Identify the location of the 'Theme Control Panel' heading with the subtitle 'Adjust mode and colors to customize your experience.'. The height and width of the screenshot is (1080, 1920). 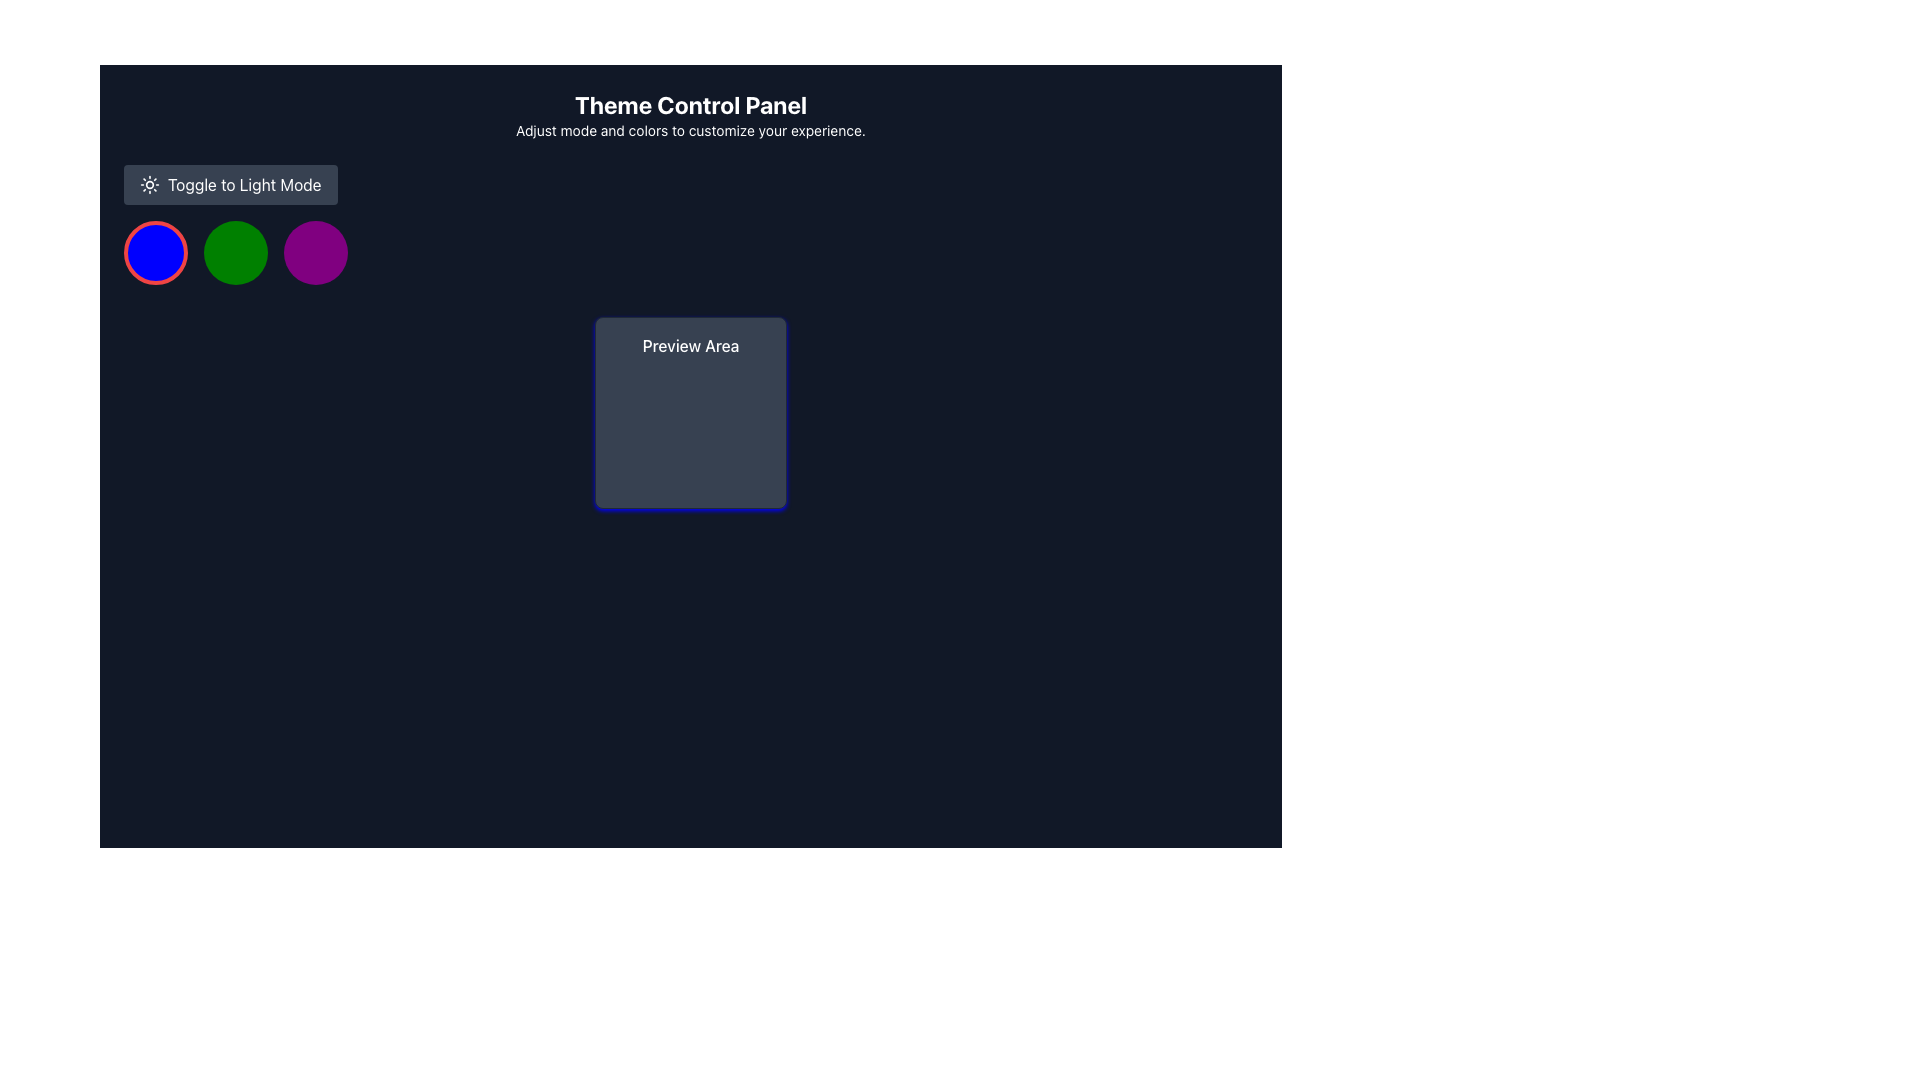
(691, 115).